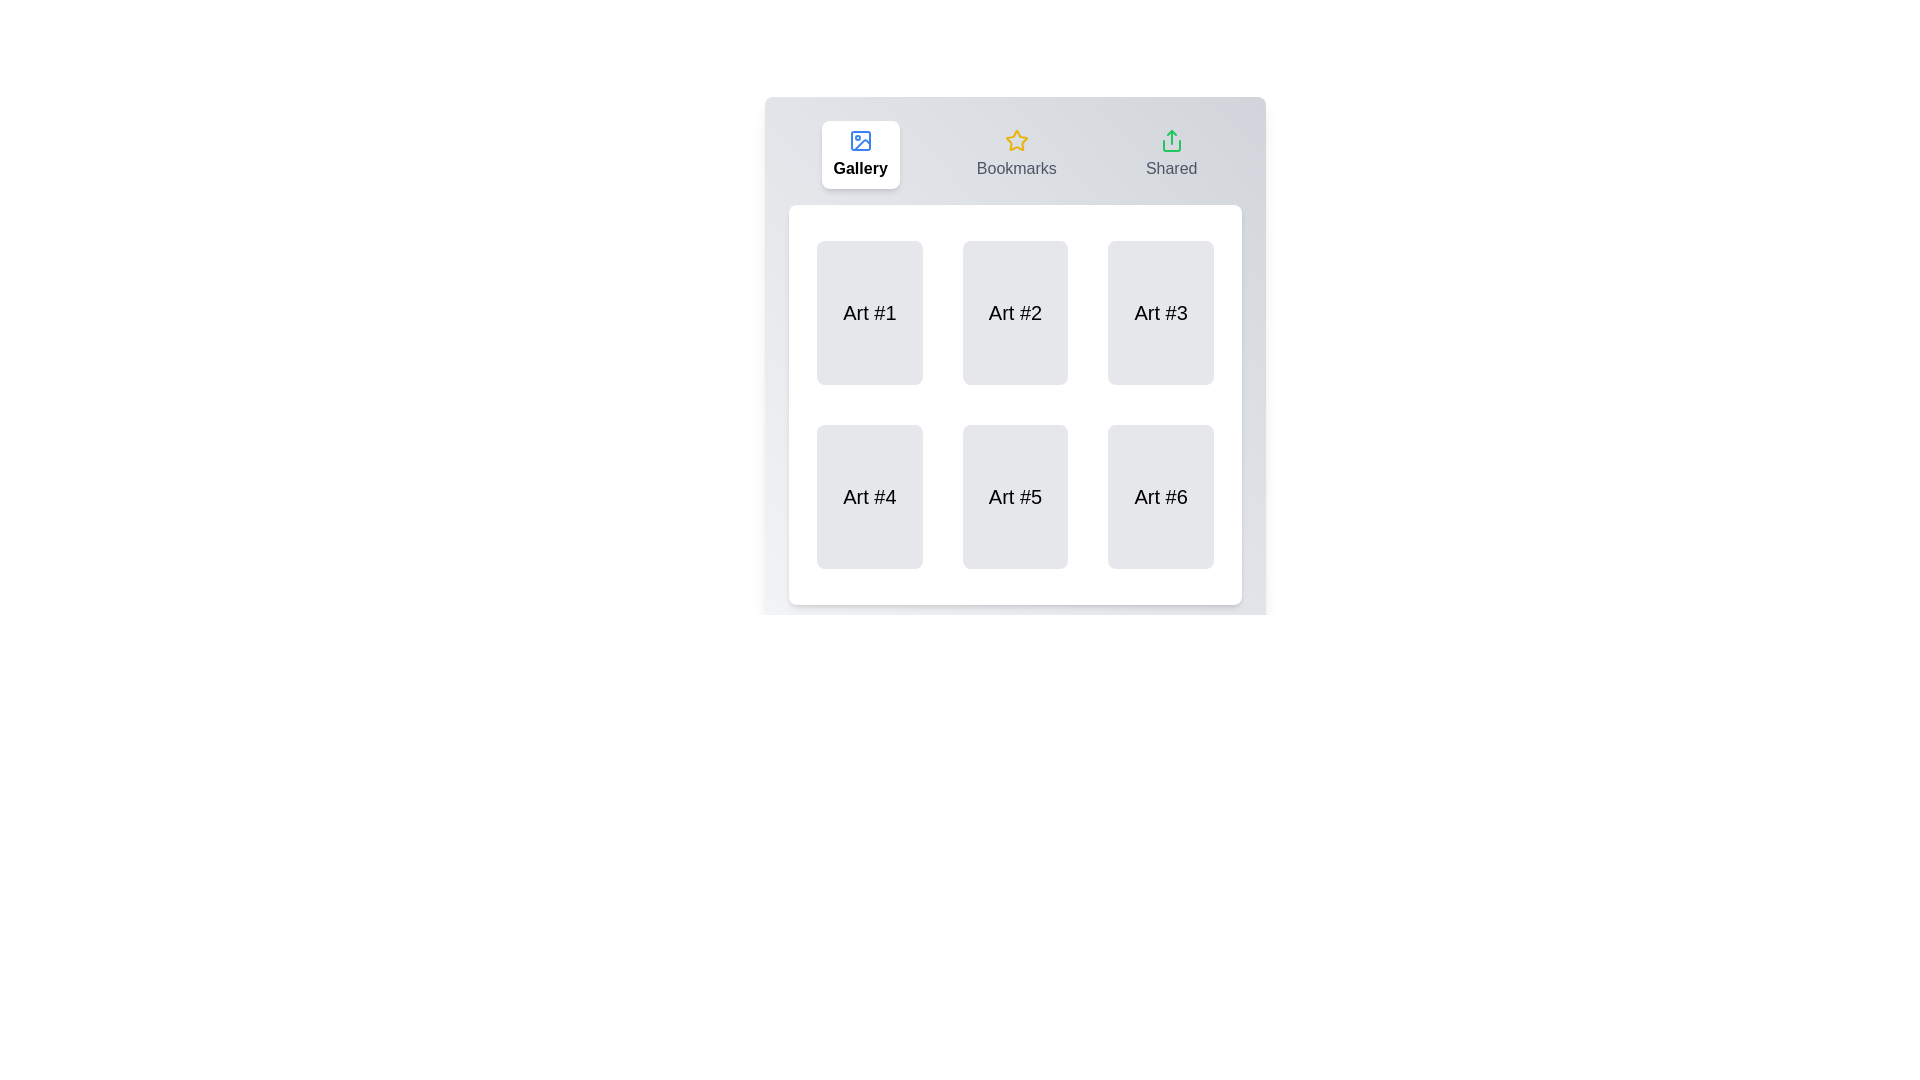 This screenshot has height=1080, width=1920. Describe the element at coordinates (1171, 153) in the screenshot. I see `the Shared tab by clicking on its button` at that location.